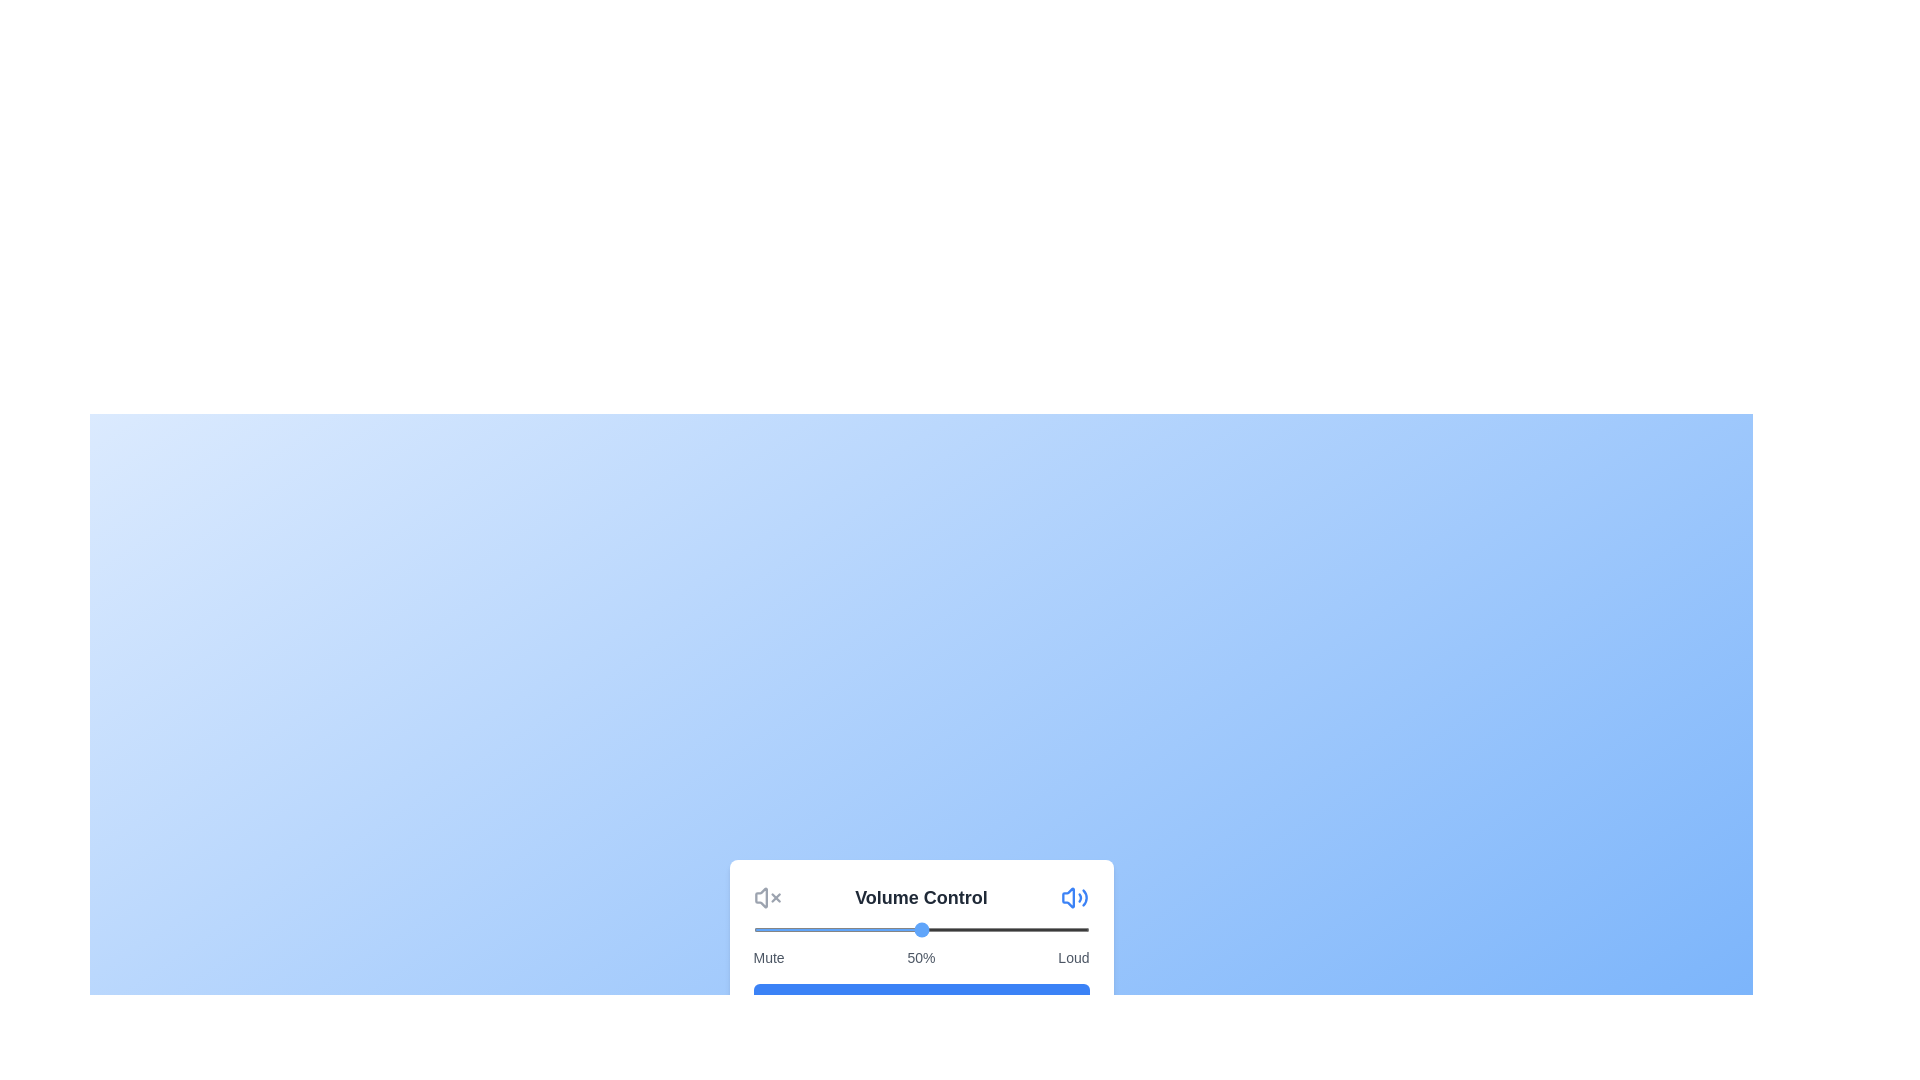 The width and height of the screenshot is (1920, 1080). I want to click on the volume slider to 85%, so click(1039, 929).